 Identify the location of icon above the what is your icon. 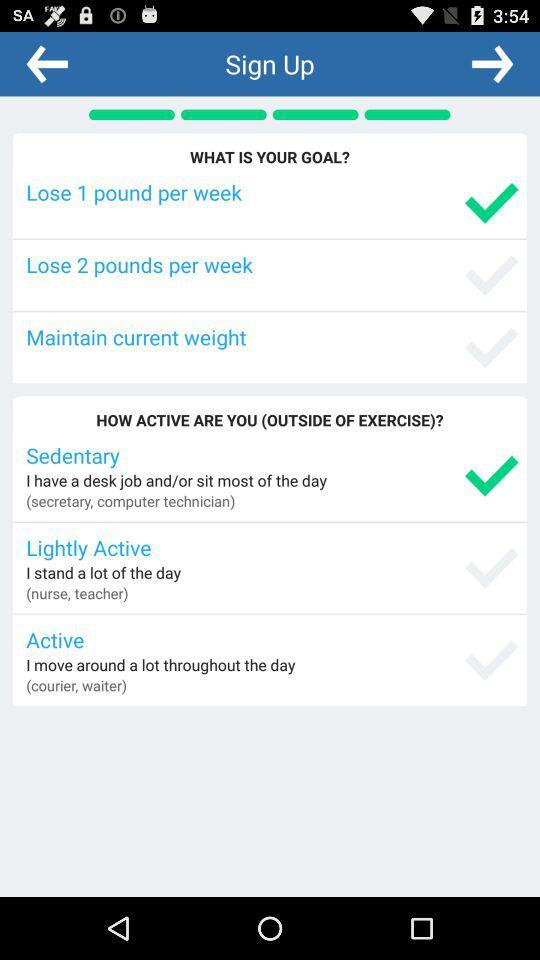
(491, 63).